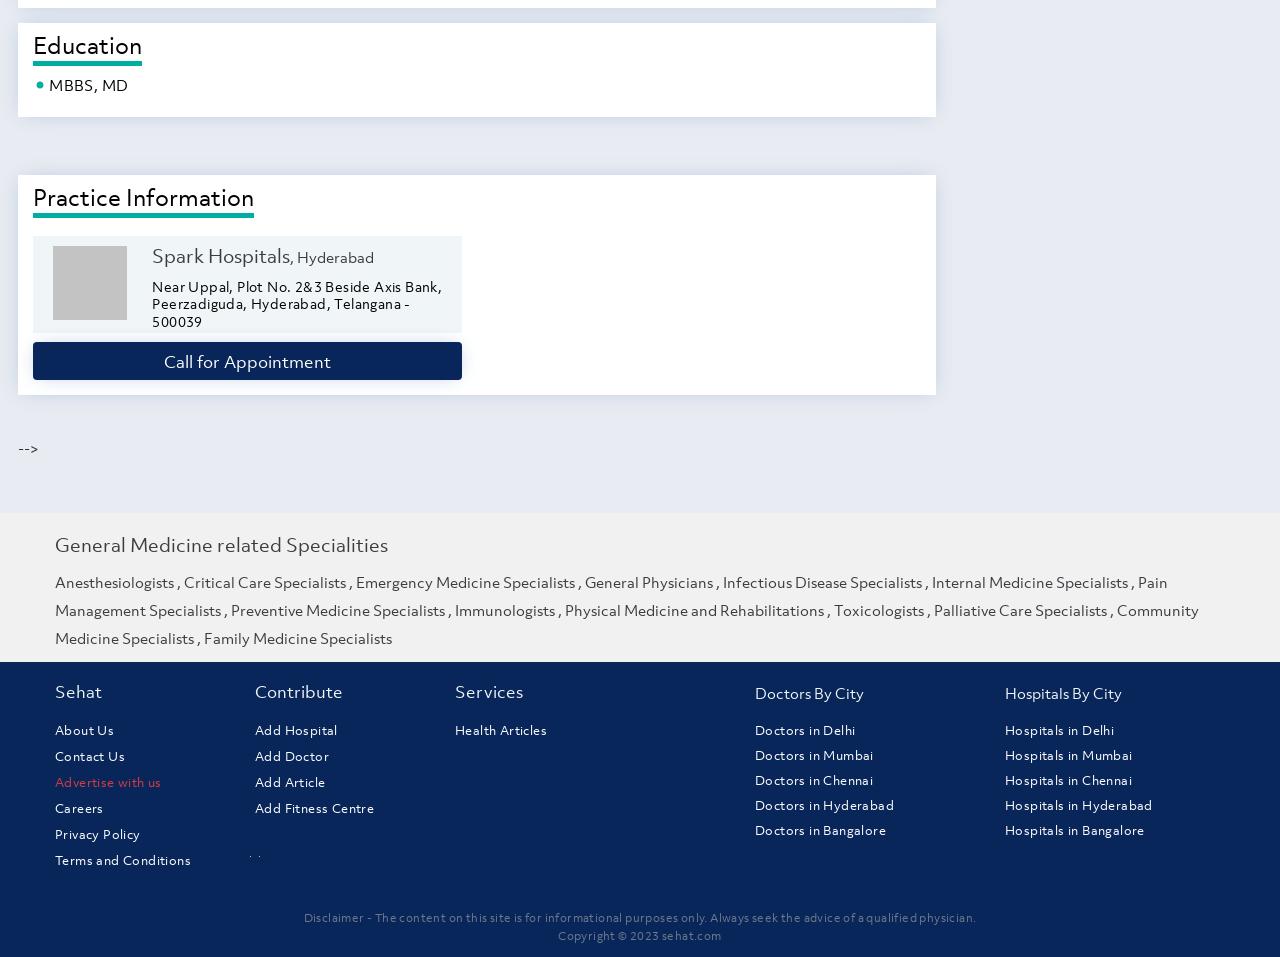  Describe the element at coordinates (298, 692) in the screenshot. I see `'Contribute'` at that location.